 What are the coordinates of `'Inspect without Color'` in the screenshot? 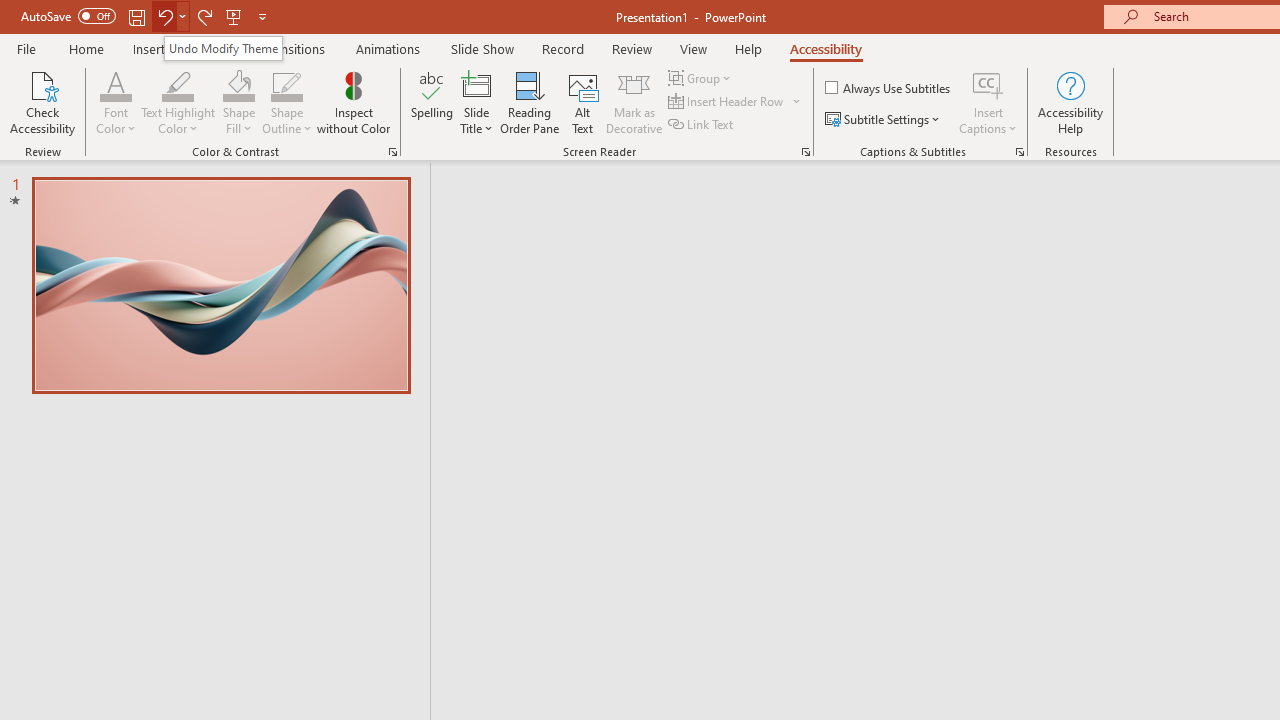 It's located at (353, 103).